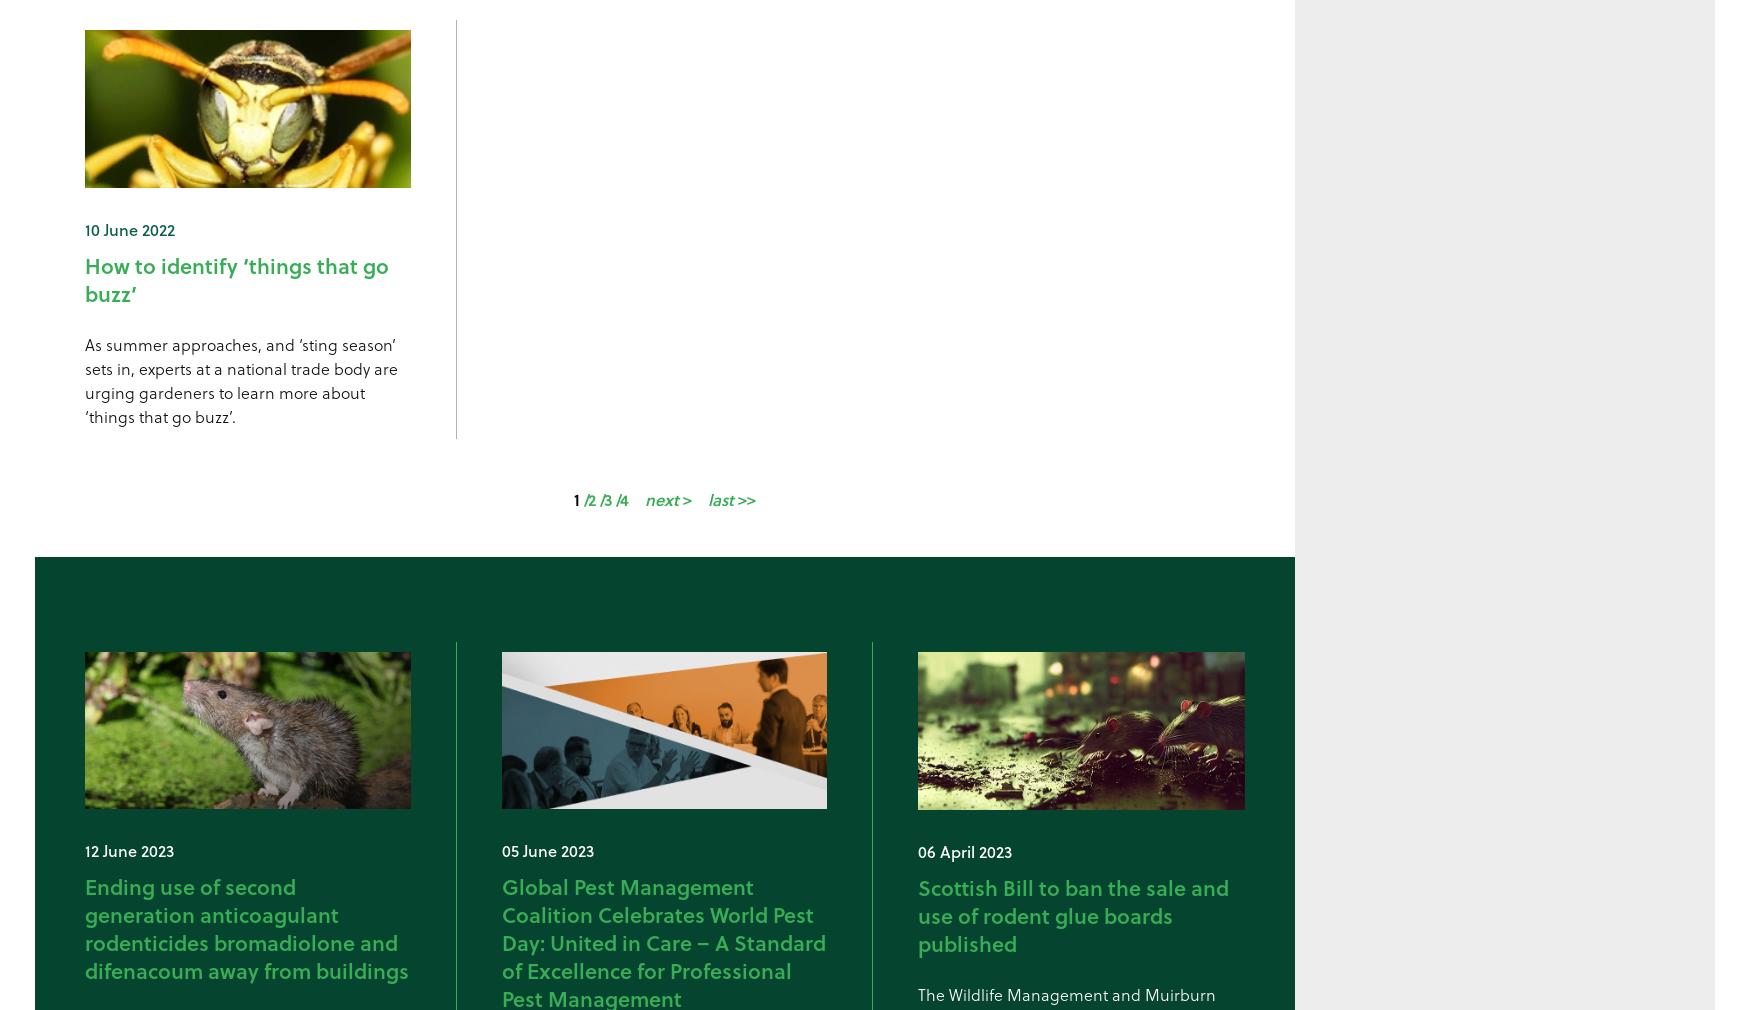 This screenshot has width=1750, height=1010. What do you see at coordinates (546, 850) in the screenshot?
I see `'05 June 2023'` at bounding box center [546, 850].